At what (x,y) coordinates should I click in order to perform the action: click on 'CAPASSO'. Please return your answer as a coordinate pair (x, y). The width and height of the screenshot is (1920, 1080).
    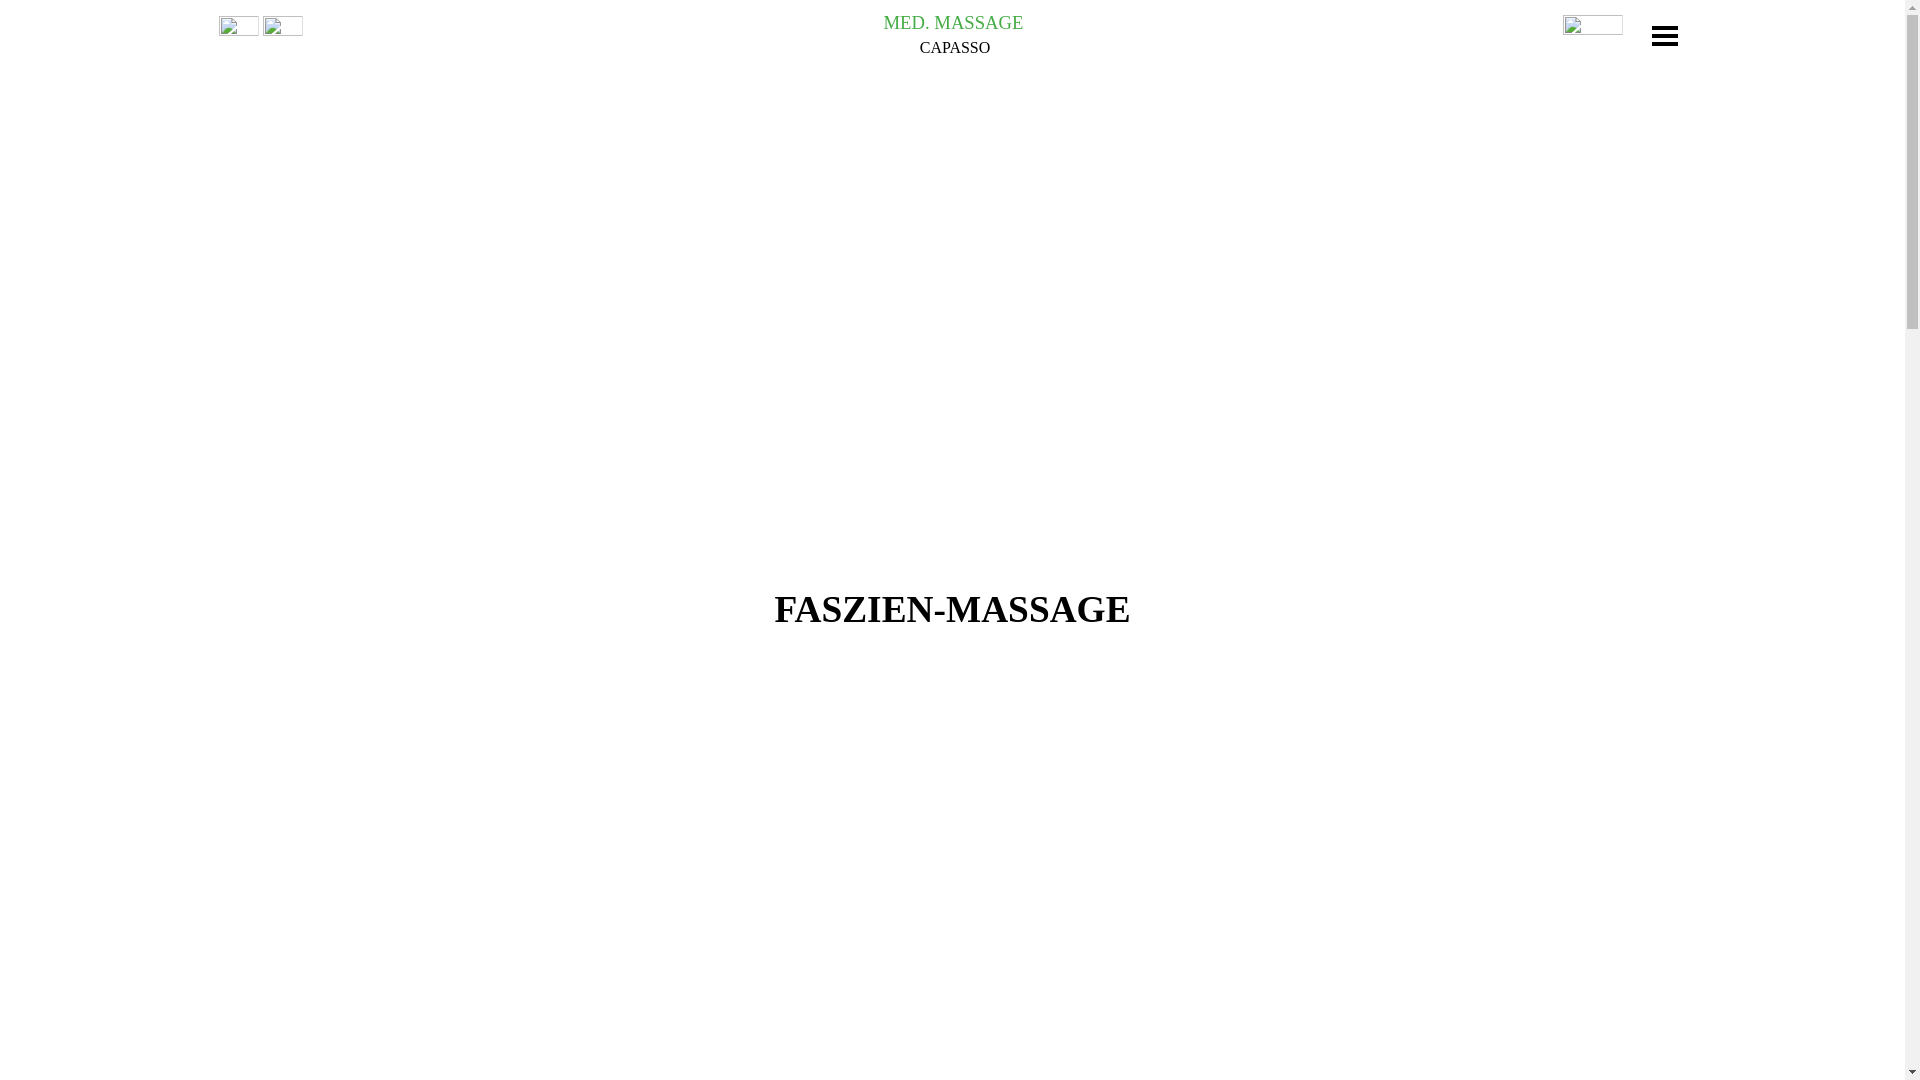
    Looking at the image, I should click on (954, 46).